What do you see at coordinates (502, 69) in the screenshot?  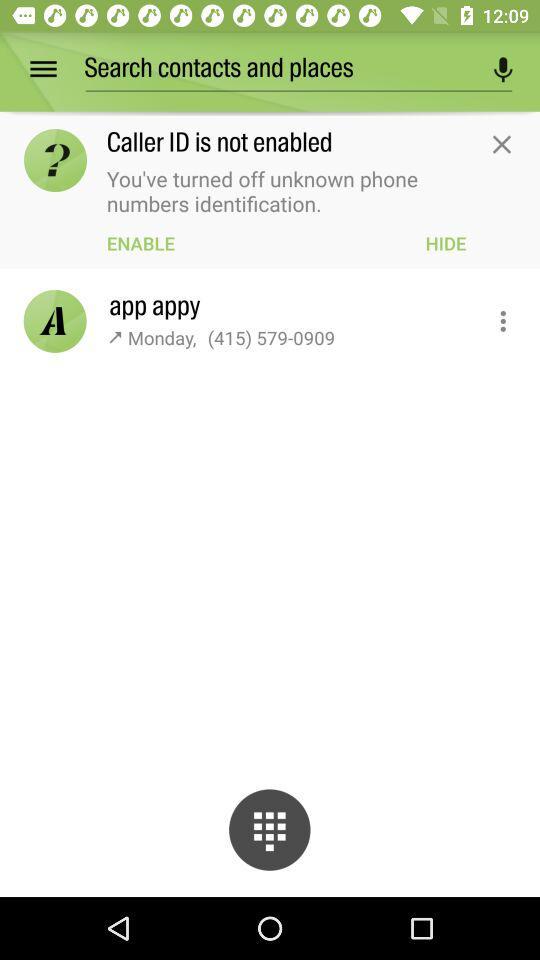 I see `the microphone icon` at bounding box center [502, 69].